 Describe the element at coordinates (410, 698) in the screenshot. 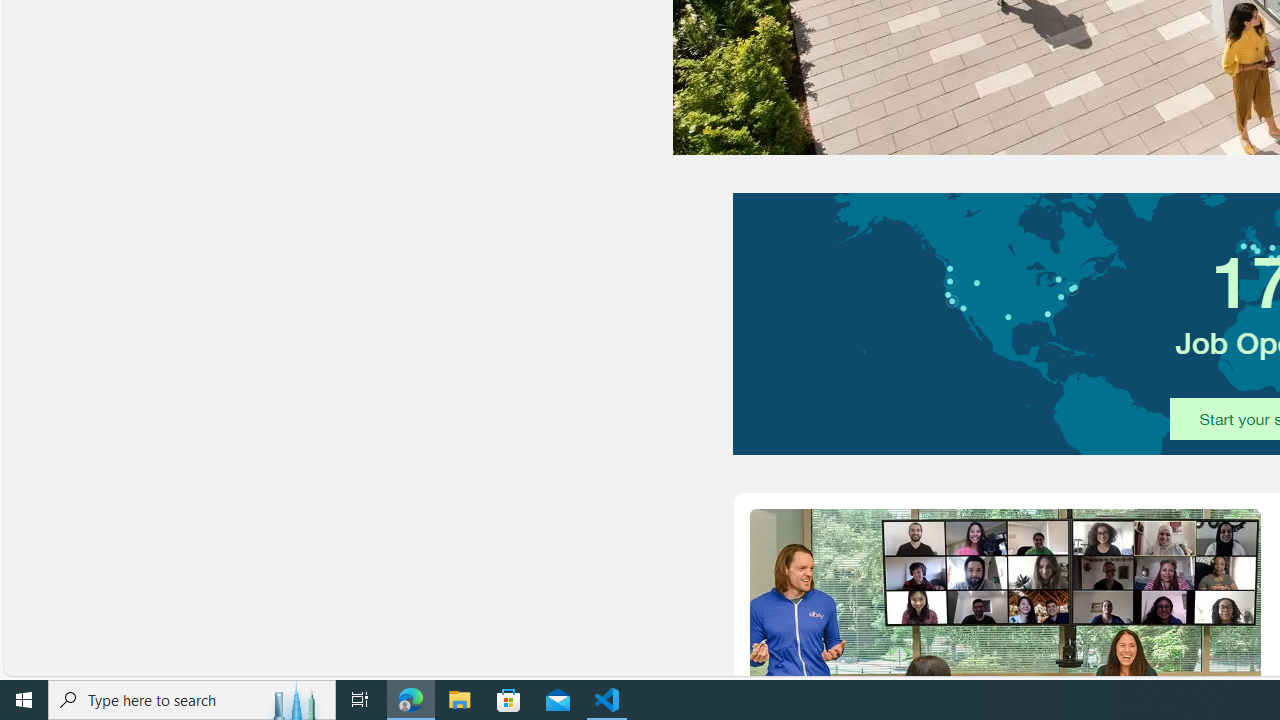

I see `'Microsoft Edge - 1 running window'` at that location.